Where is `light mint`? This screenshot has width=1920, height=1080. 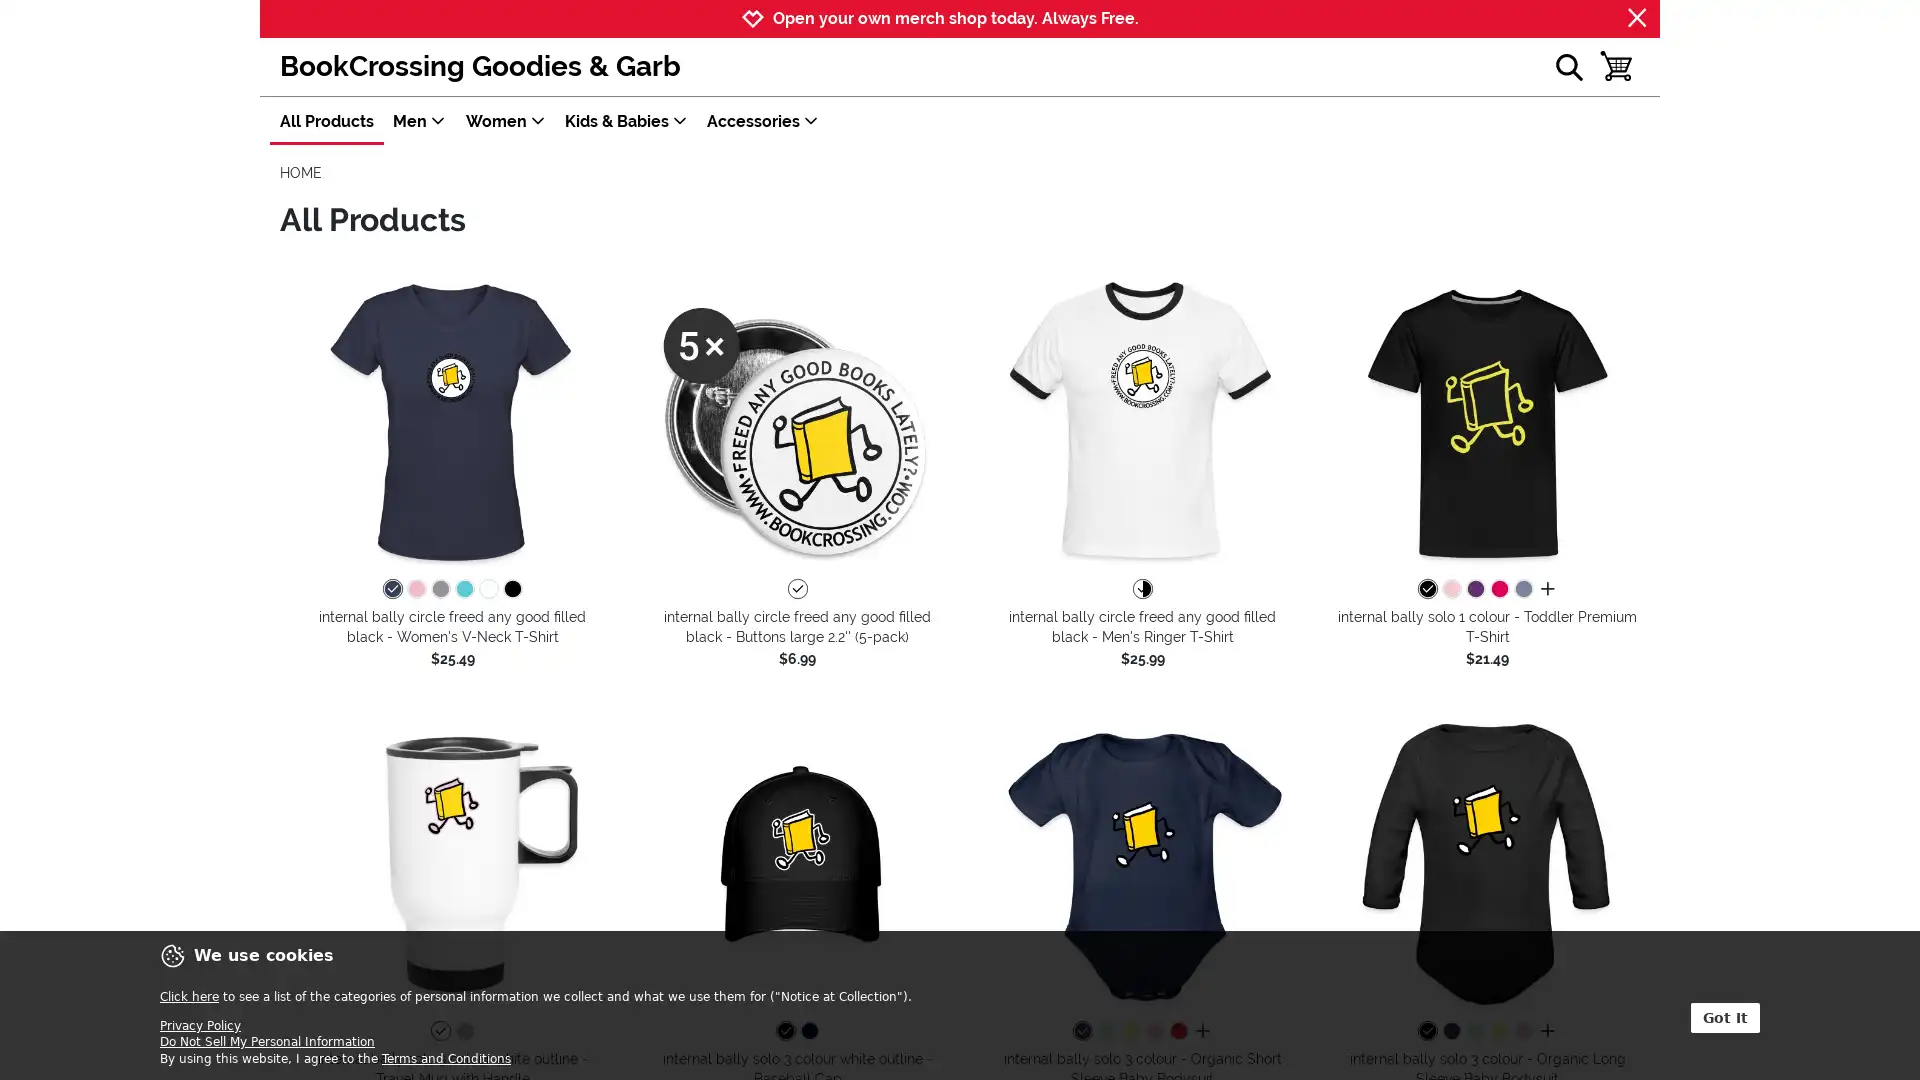
light mint is located at coordinates (1474, 1032).